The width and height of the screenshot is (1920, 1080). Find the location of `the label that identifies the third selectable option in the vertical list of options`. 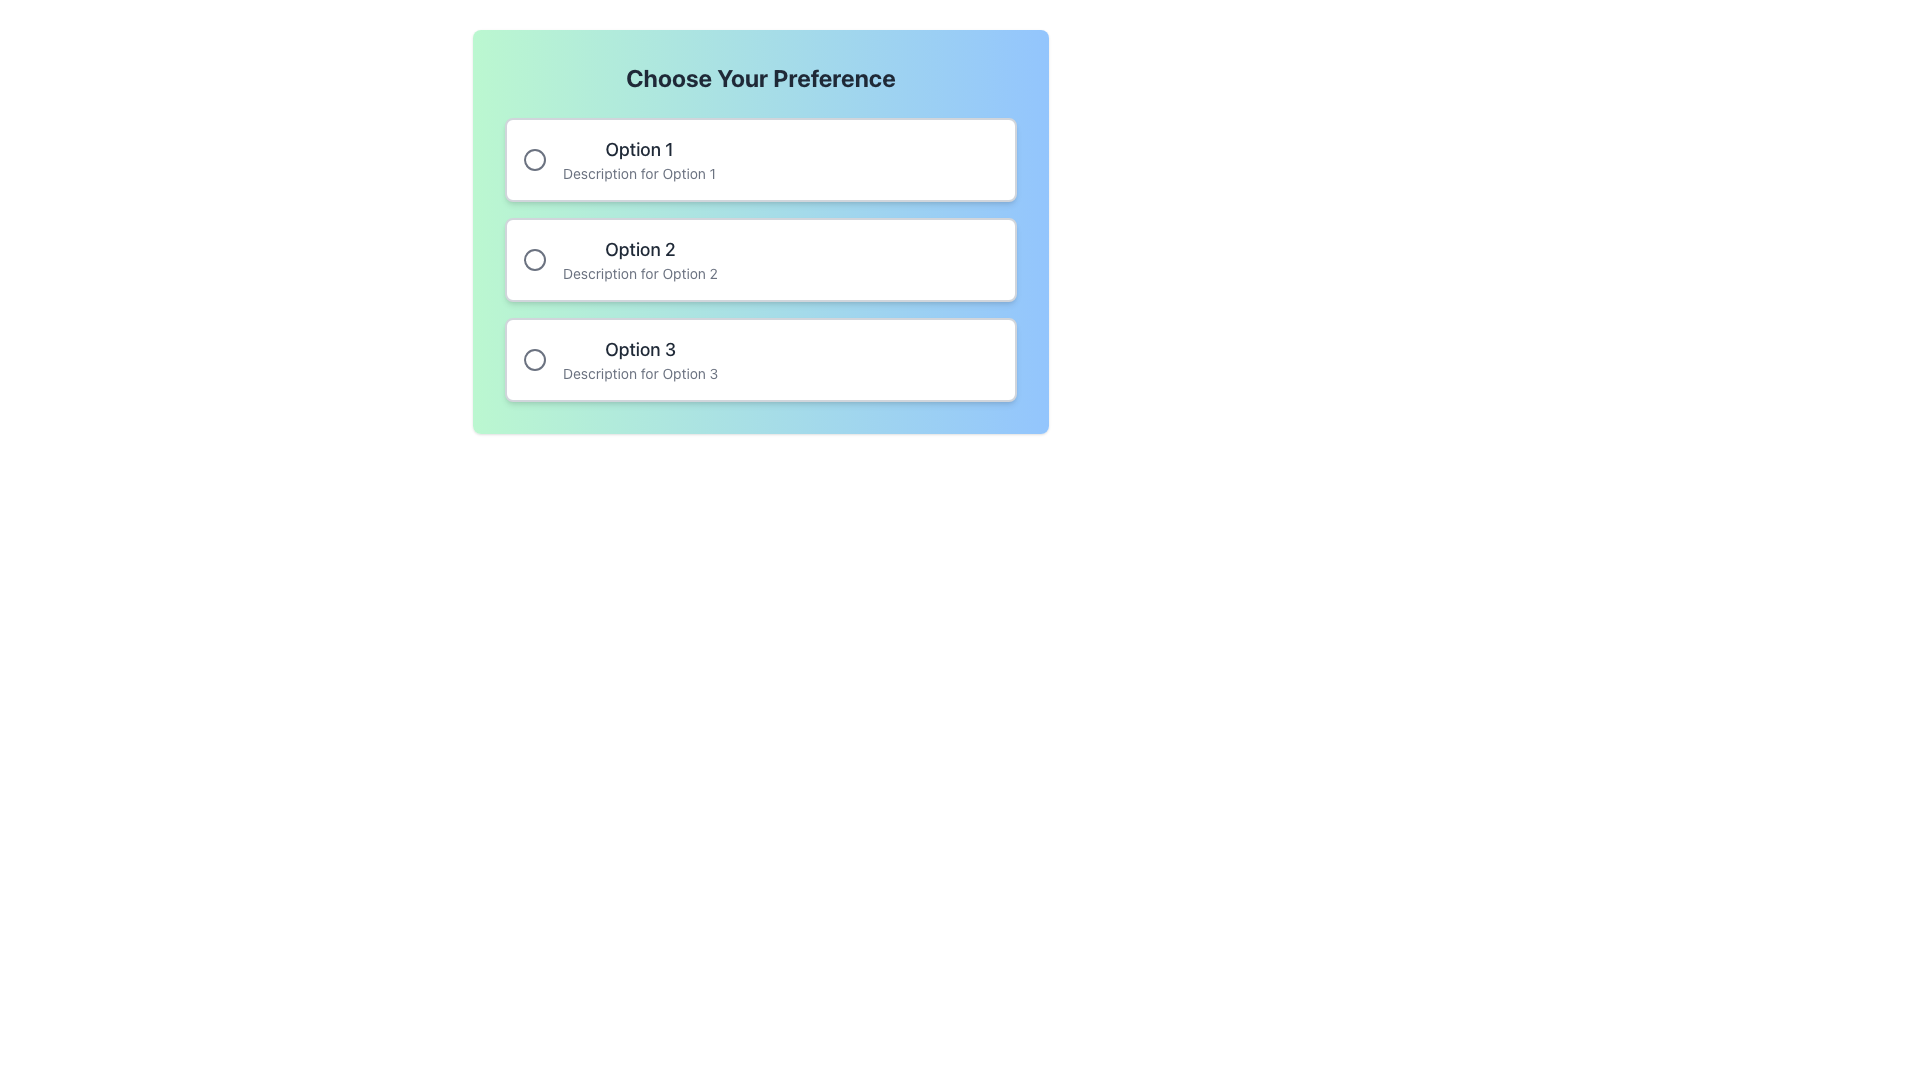

the label that identifies the third selectable option in the vertical list of options is located at coordinates (640, 349).